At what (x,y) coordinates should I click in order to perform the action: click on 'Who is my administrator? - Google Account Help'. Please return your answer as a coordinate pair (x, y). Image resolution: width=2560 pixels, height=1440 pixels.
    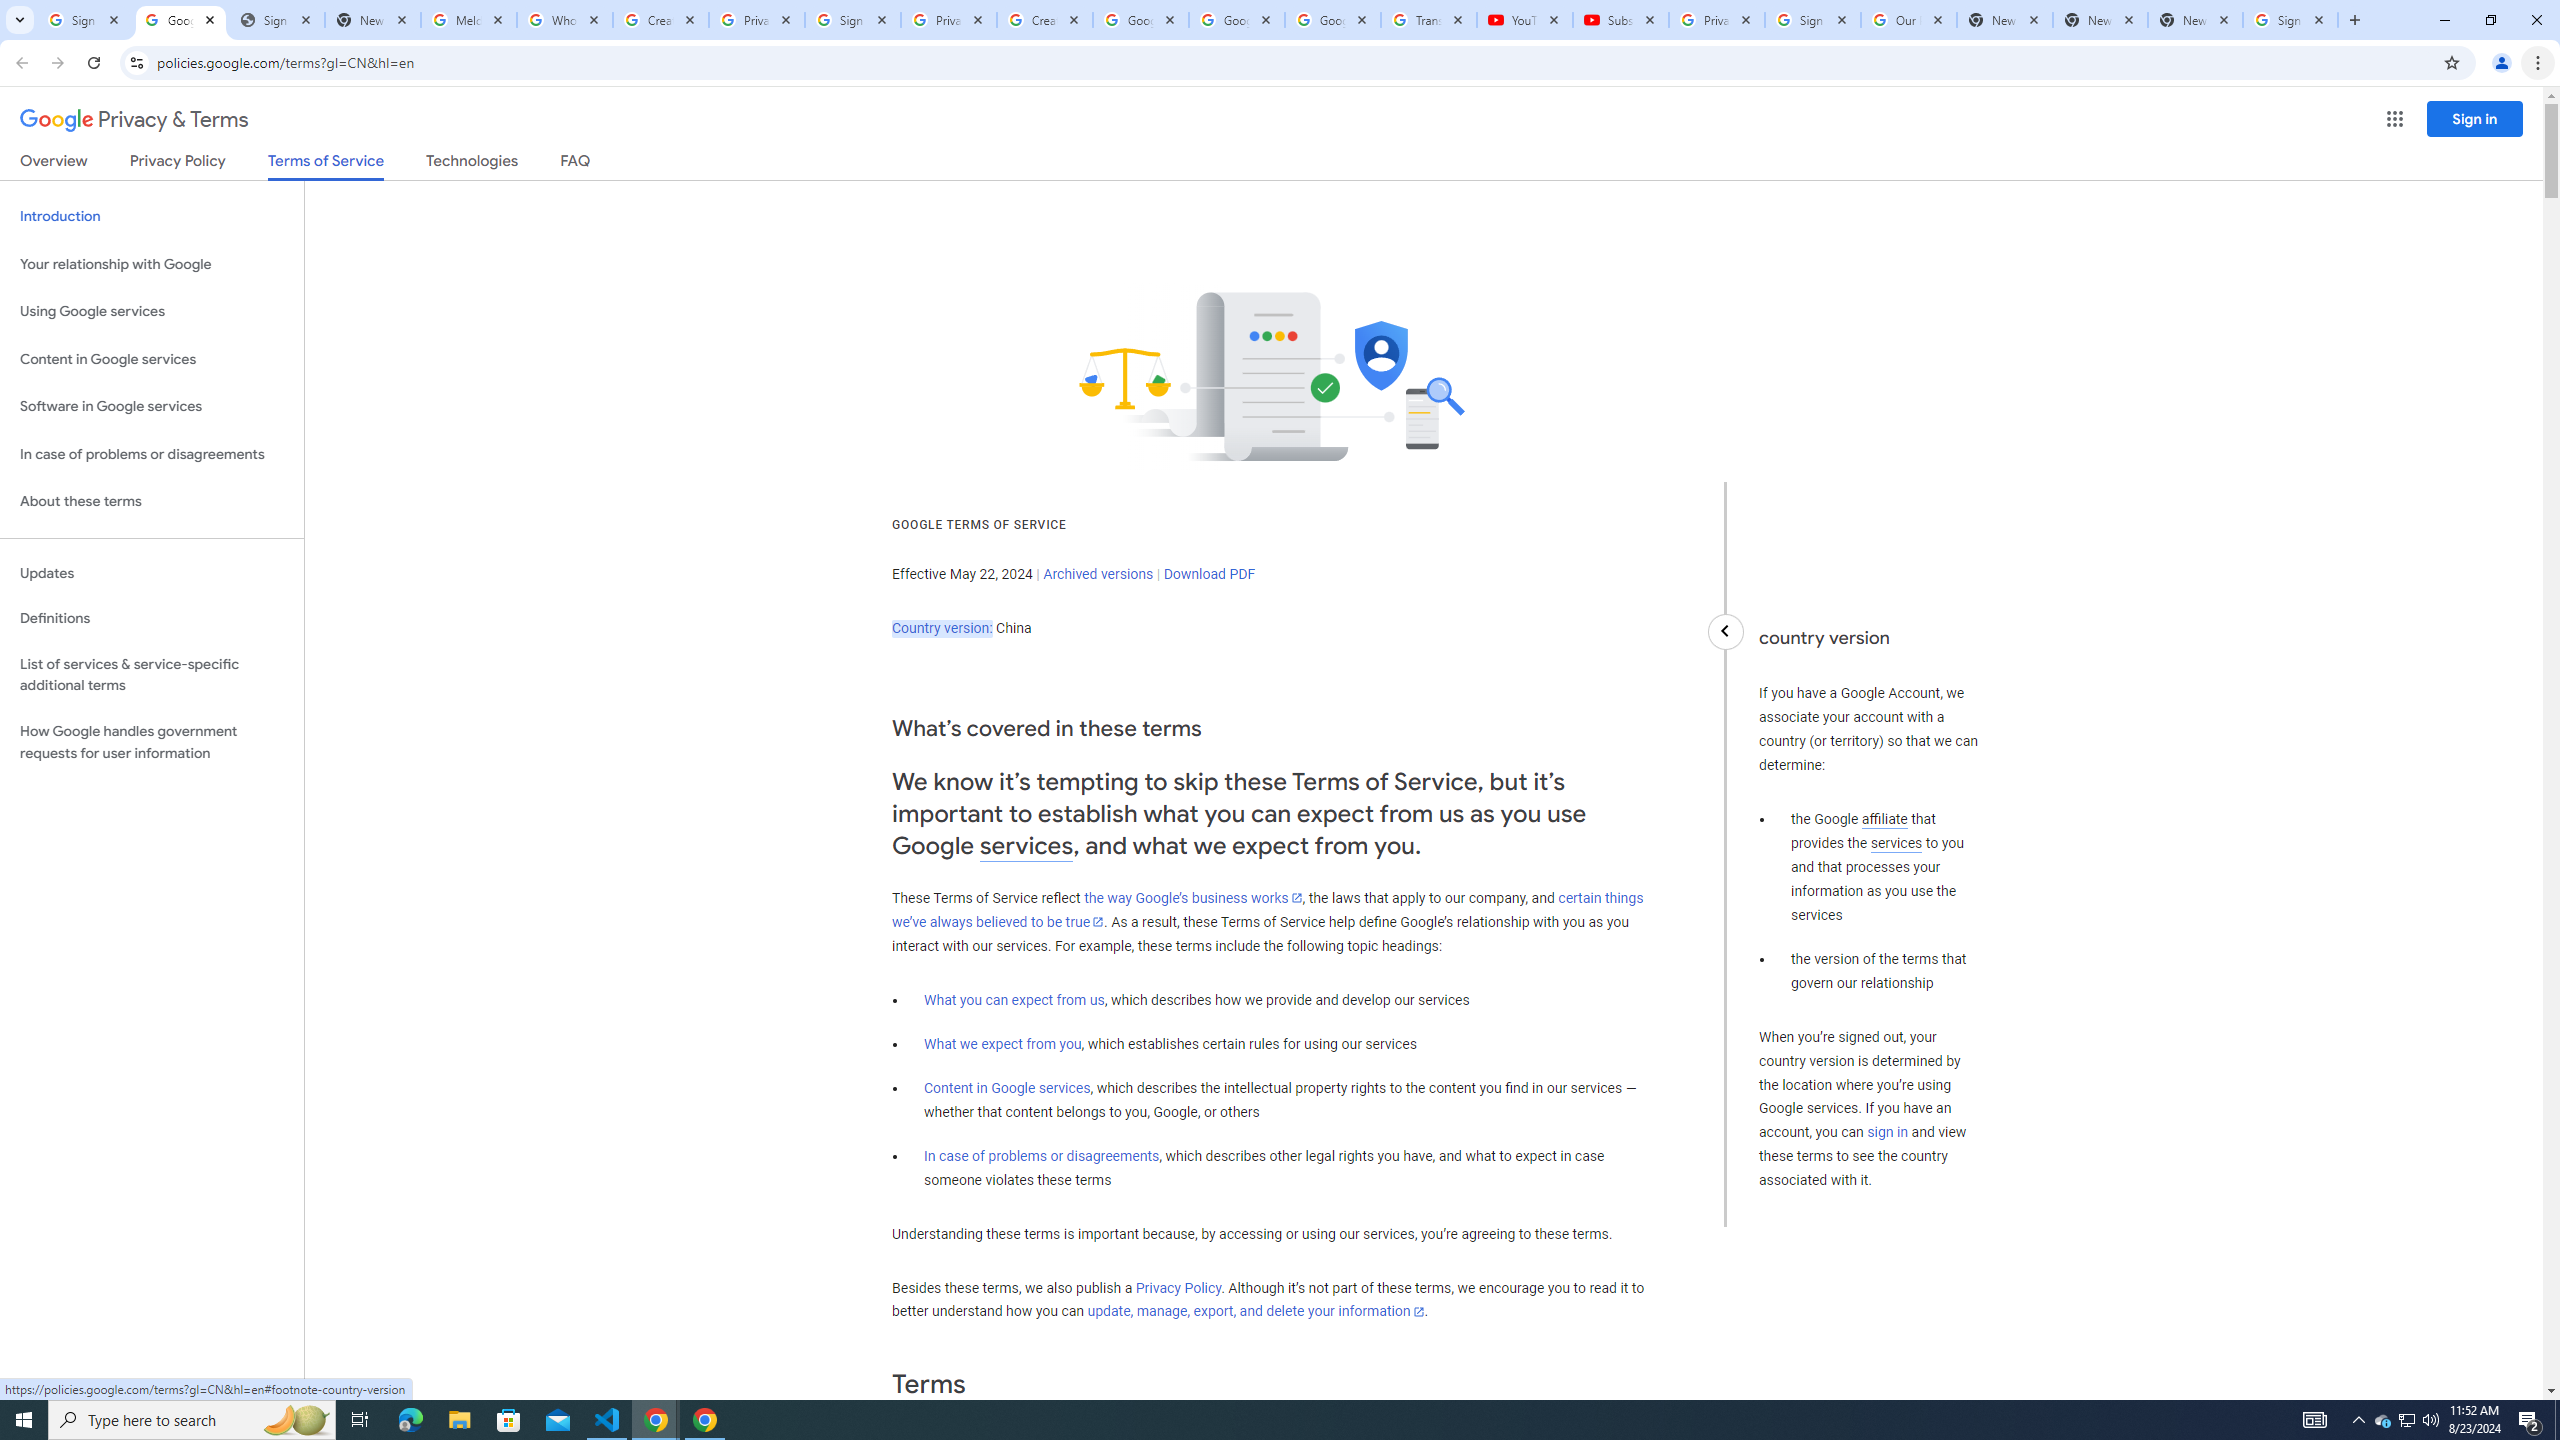
    Looking at the image, I should click on (563, 19).